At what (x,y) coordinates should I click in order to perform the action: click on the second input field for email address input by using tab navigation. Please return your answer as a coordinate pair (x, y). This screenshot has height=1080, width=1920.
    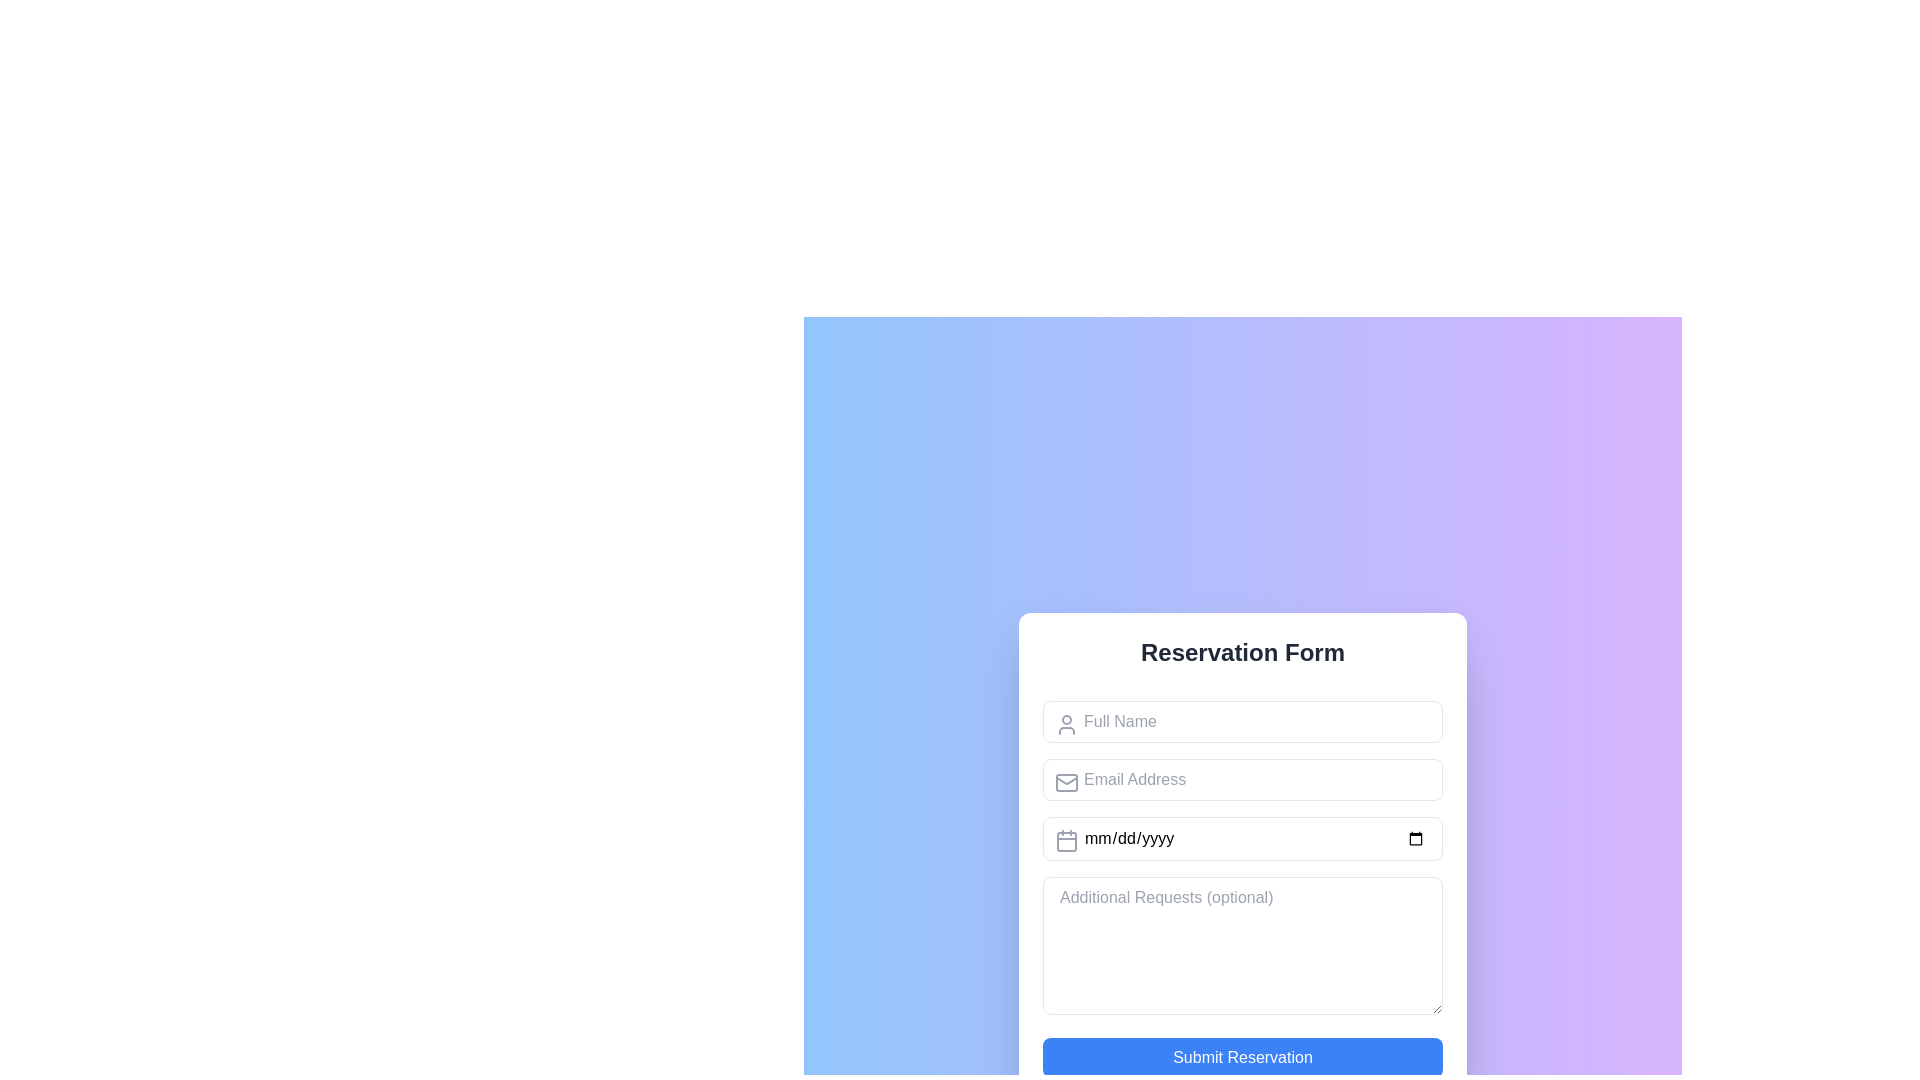
    Looking at the image, I should click on (1242, 778).